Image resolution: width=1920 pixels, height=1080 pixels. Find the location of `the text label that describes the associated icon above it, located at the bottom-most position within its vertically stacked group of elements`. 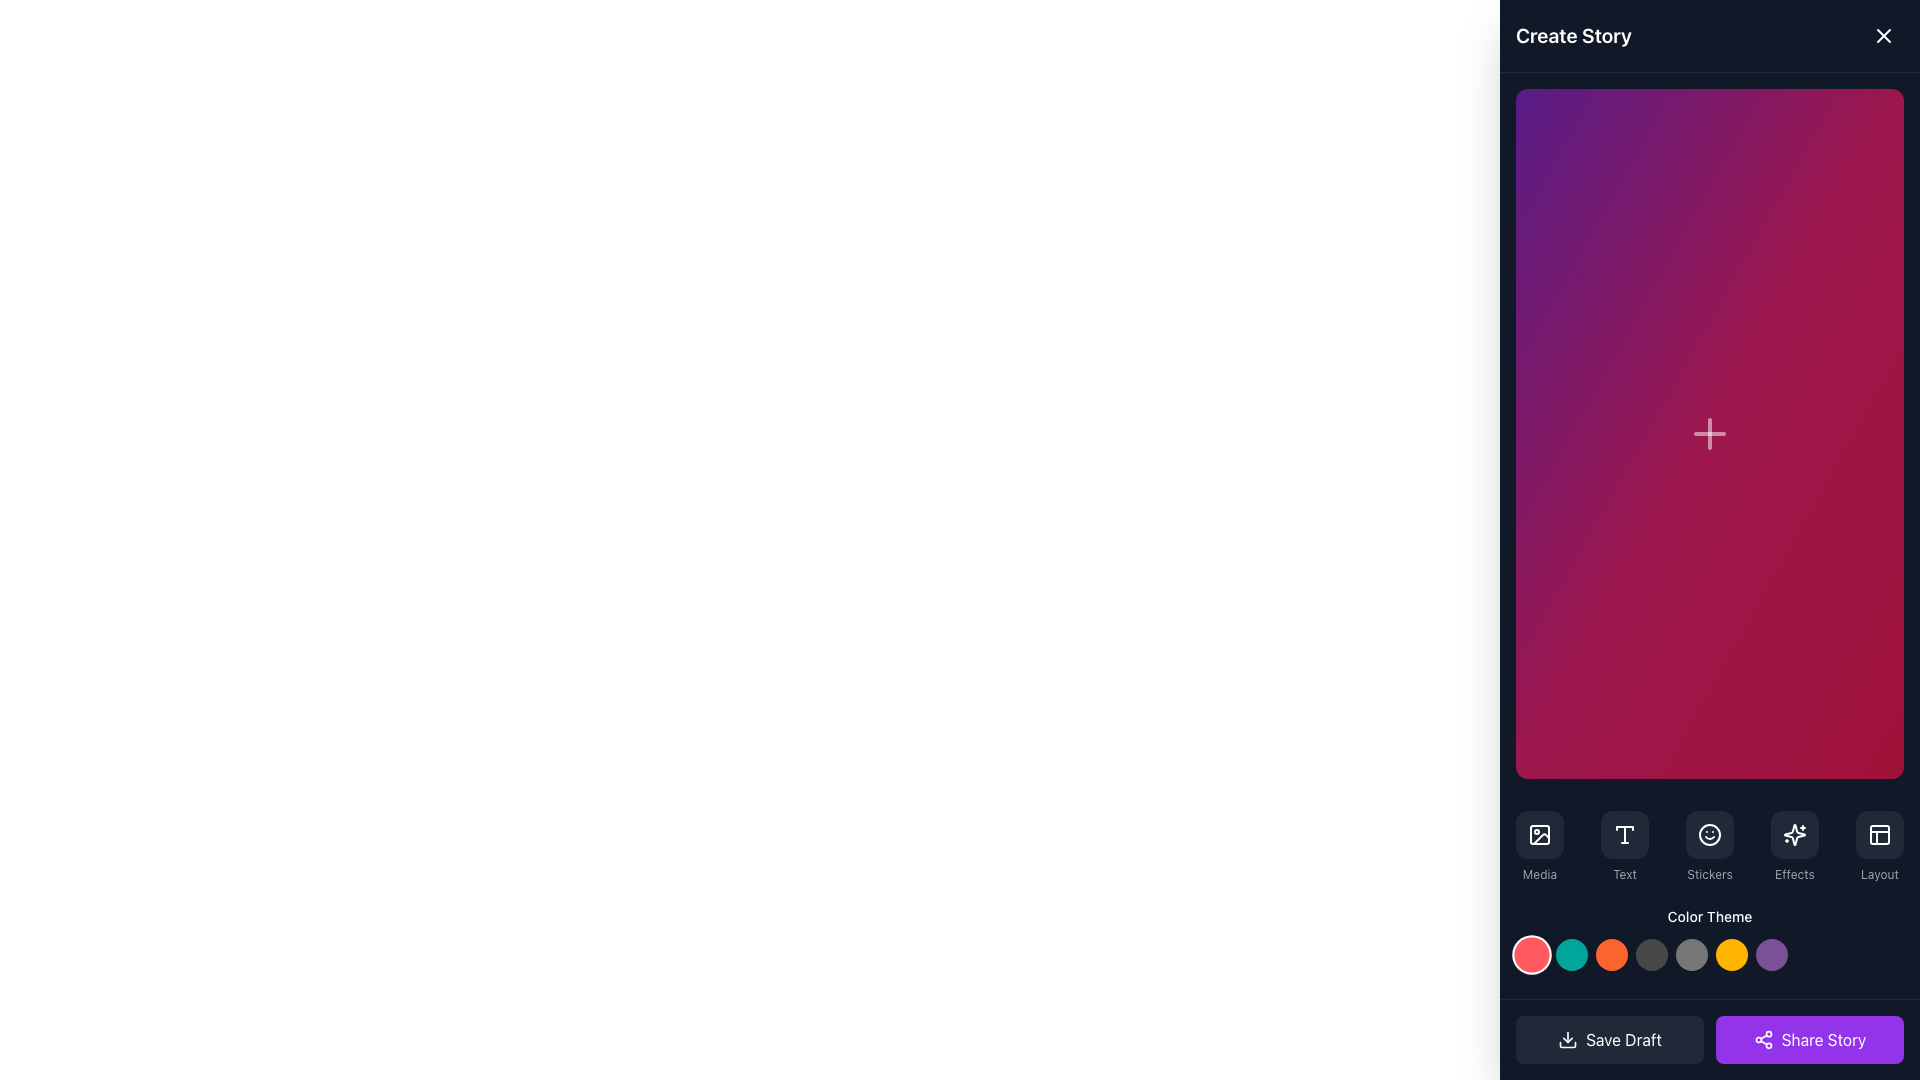

the text label that describes the associated icon above it, located at the bottom-most position within its vertically stacked group of elements is located at coordinates (1625, 873).